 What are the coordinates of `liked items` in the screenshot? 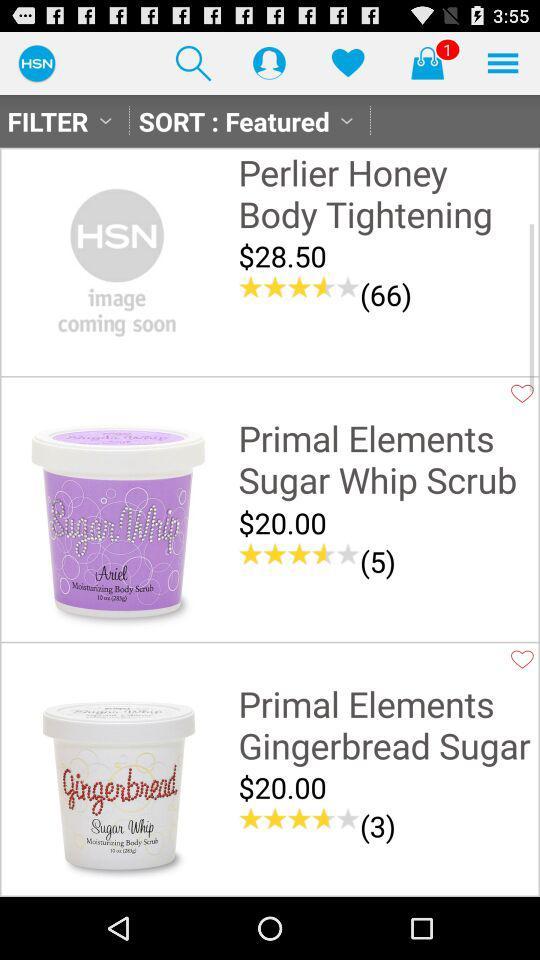 It's located at (347, 62).